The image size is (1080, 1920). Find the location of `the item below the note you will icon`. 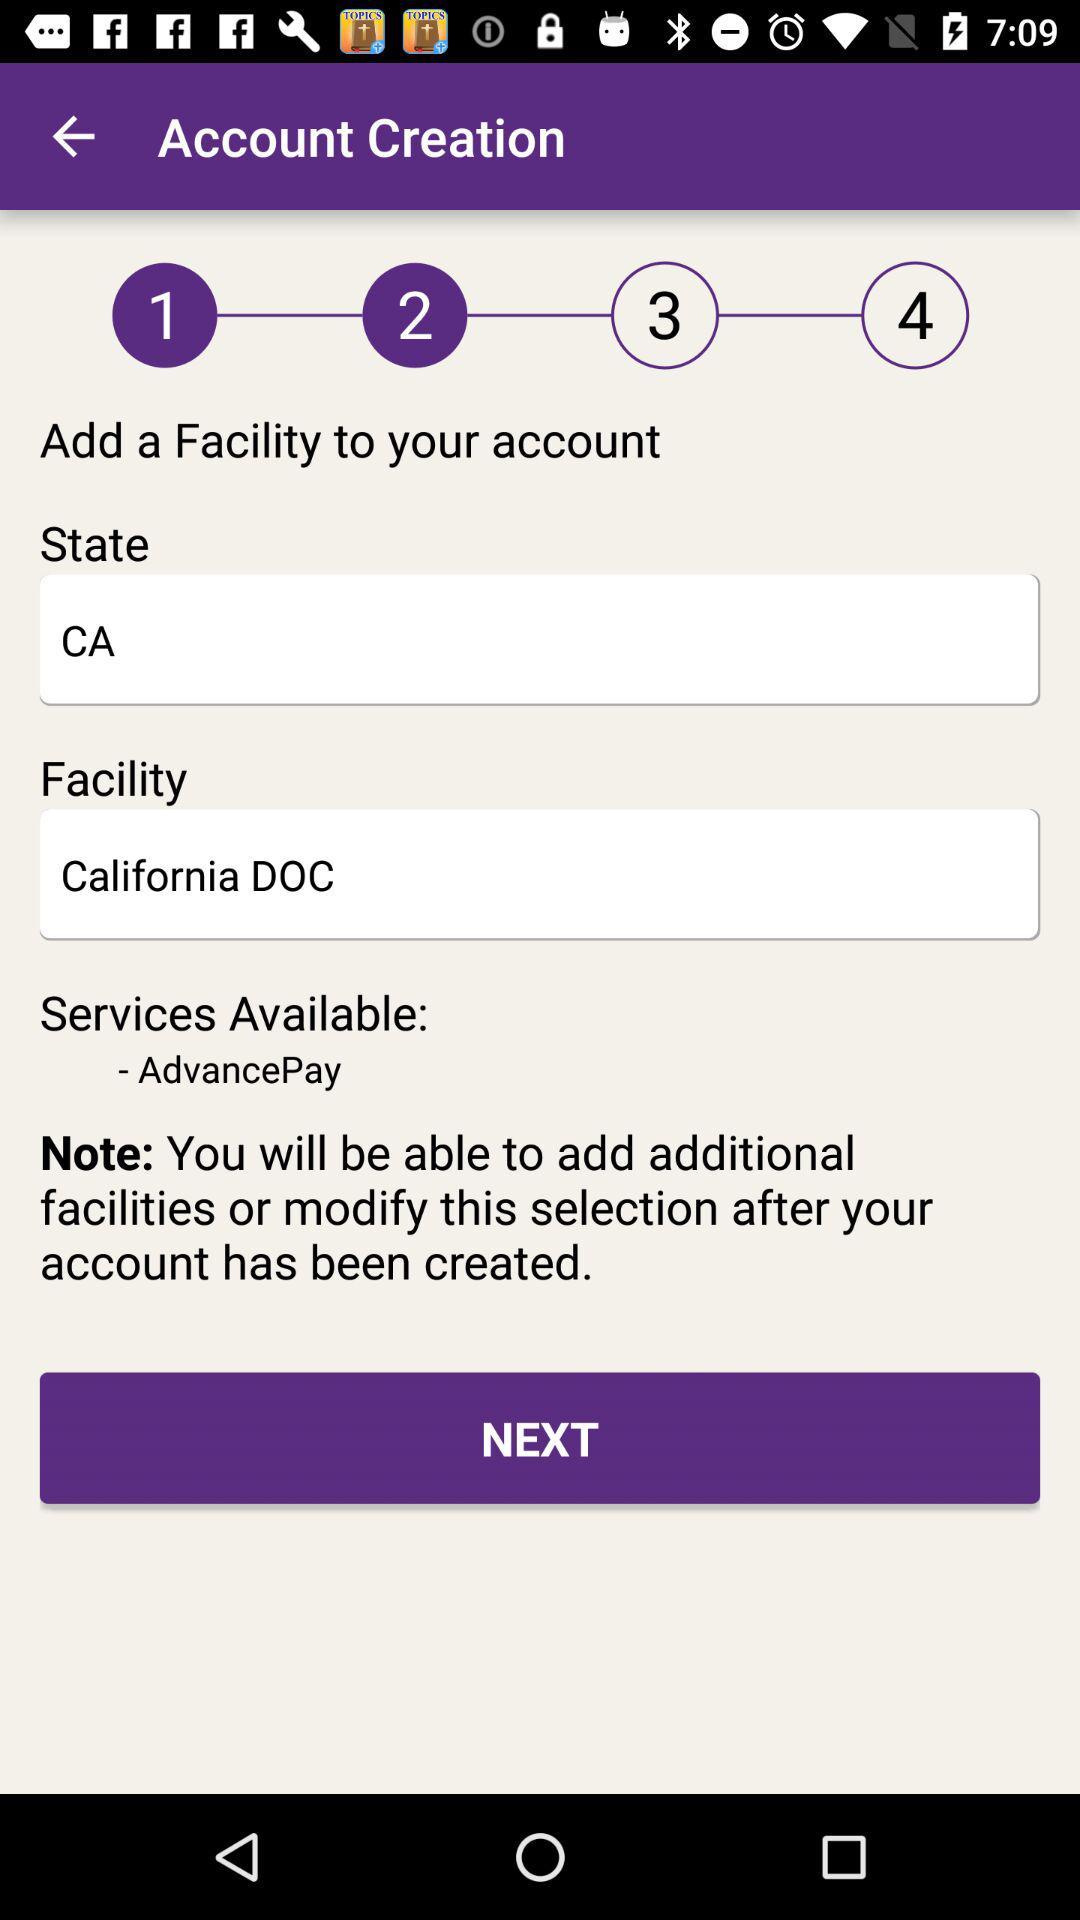

the item below the note you will icon is located at coordinates (540, 1437).